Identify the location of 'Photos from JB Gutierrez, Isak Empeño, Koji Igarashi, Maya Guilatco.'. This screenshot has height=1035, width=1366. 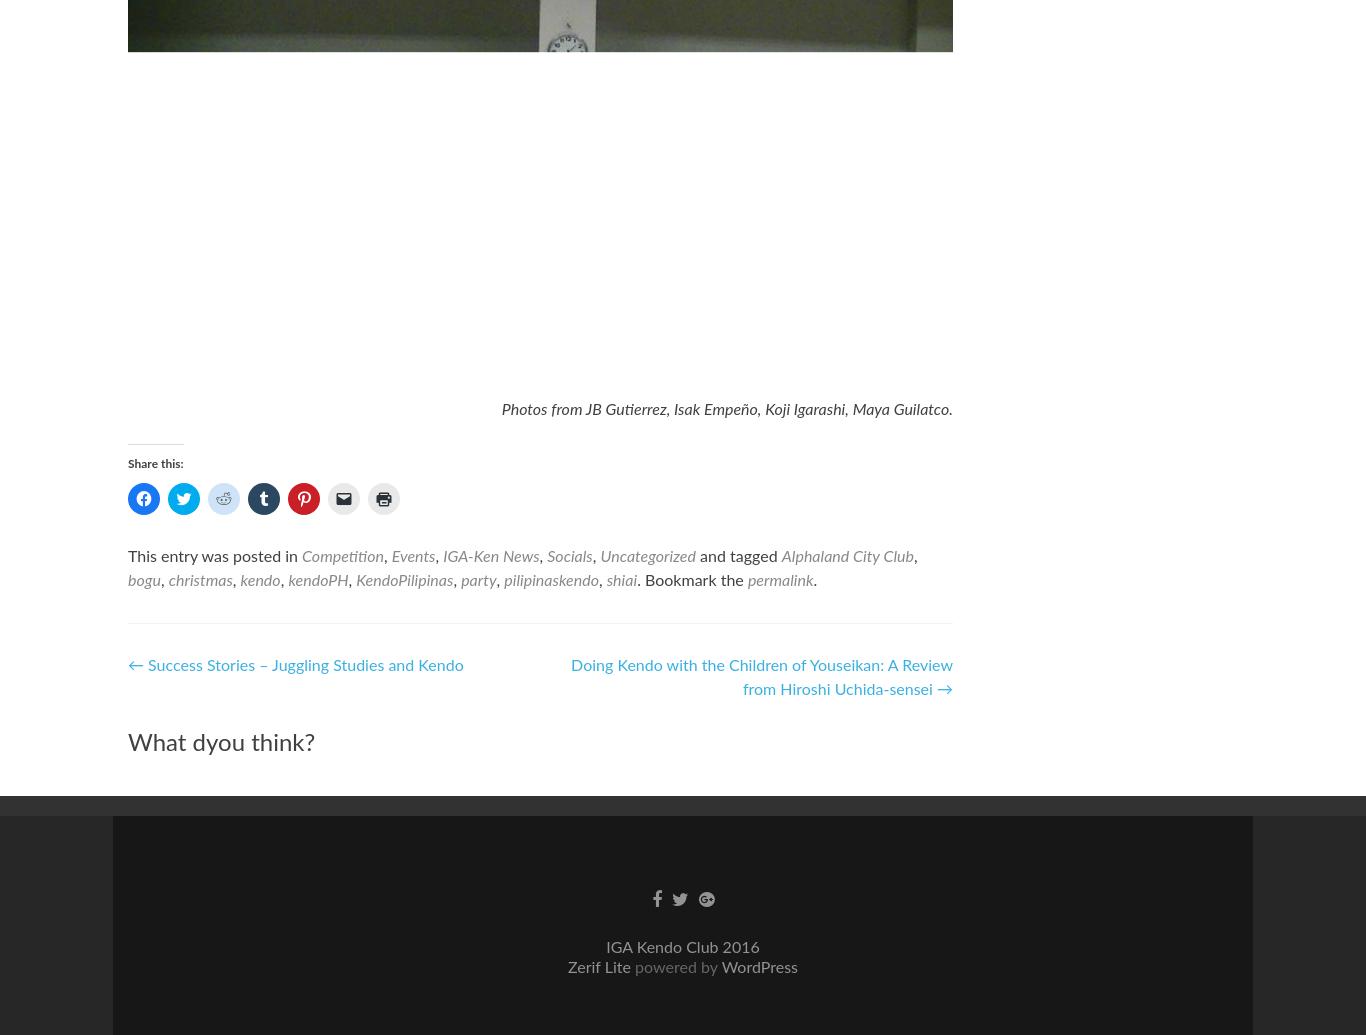
(501, 409).